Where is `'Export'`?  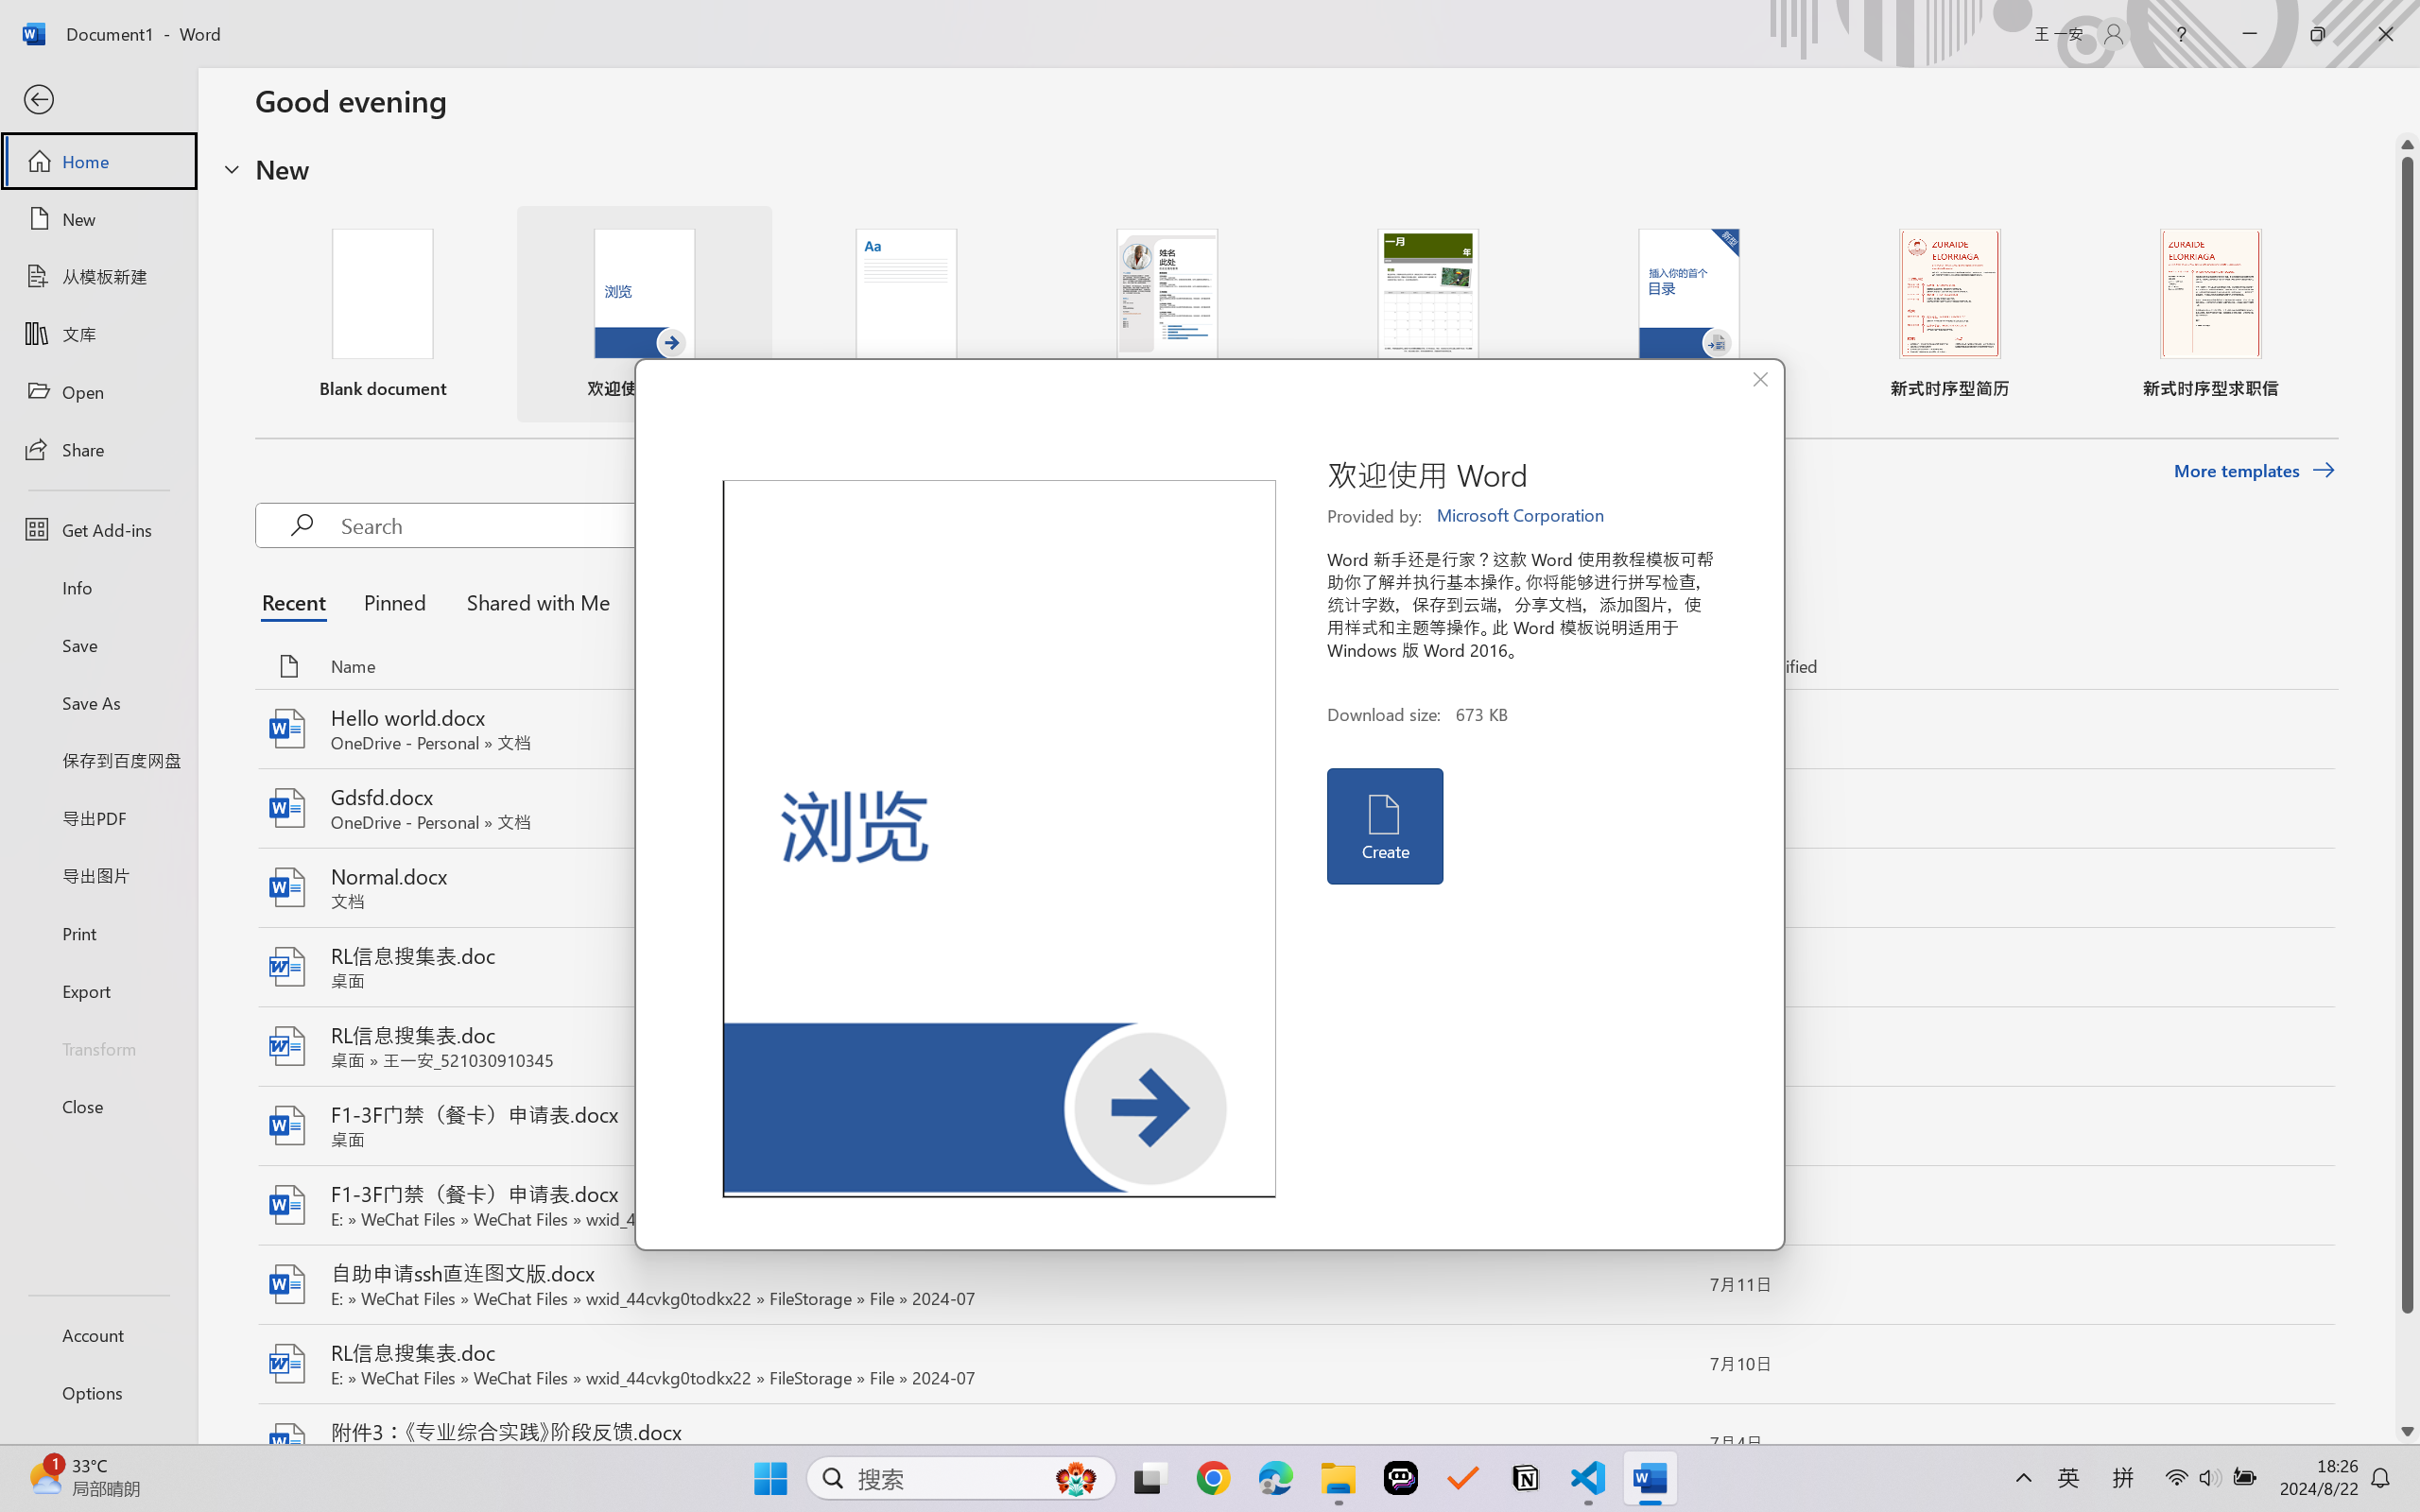 'Export' is located at coordinates (97, 989).